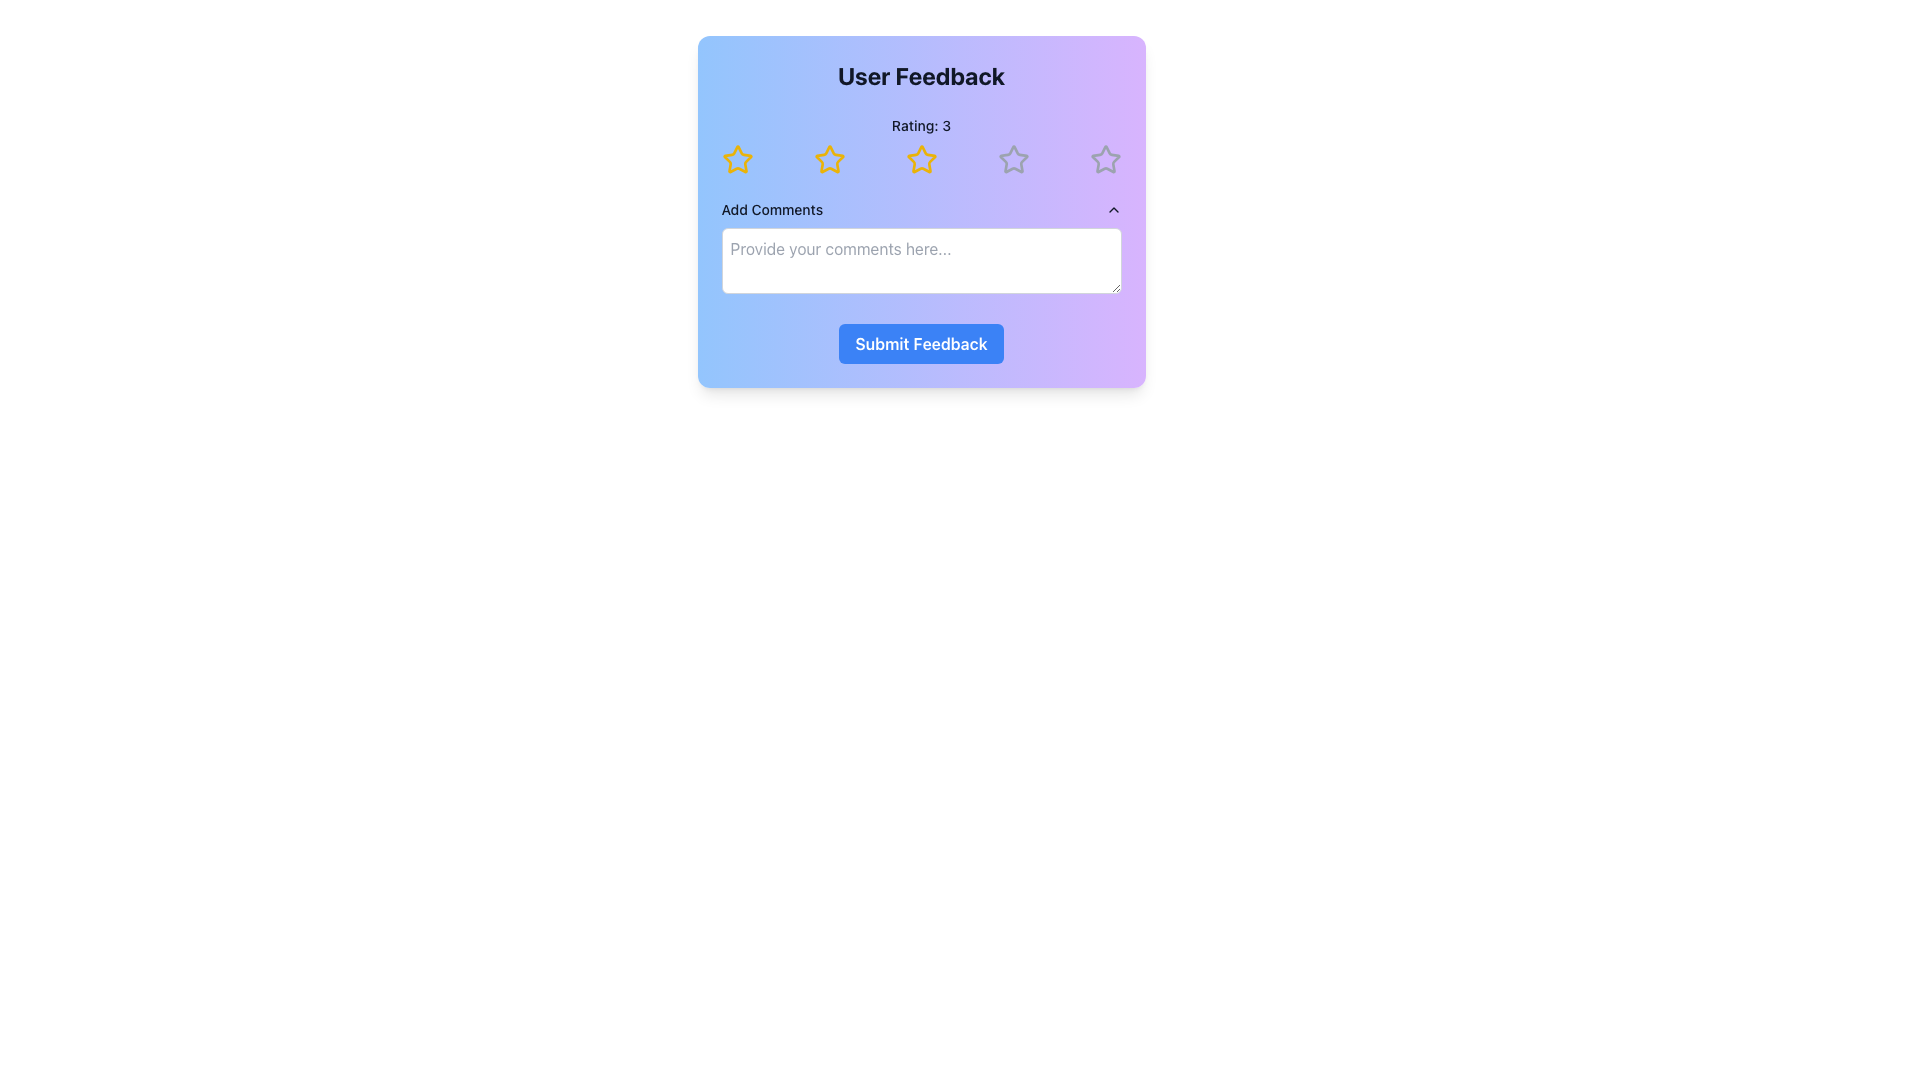 The image size is (1920, 1080). Describe the element at coordinates (1012, 157) in the screenshot. I see `the fourth star-shaped icon in the rating system` at that location.